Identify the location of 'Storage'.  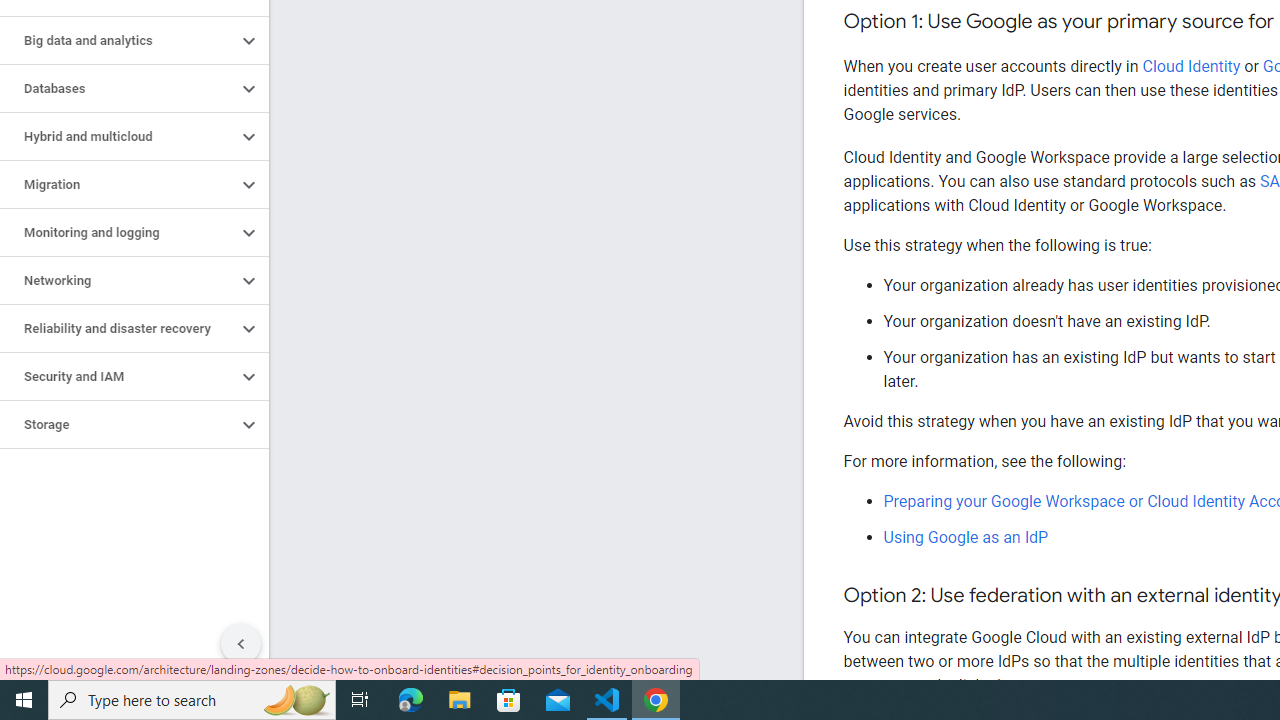
(117, 424).